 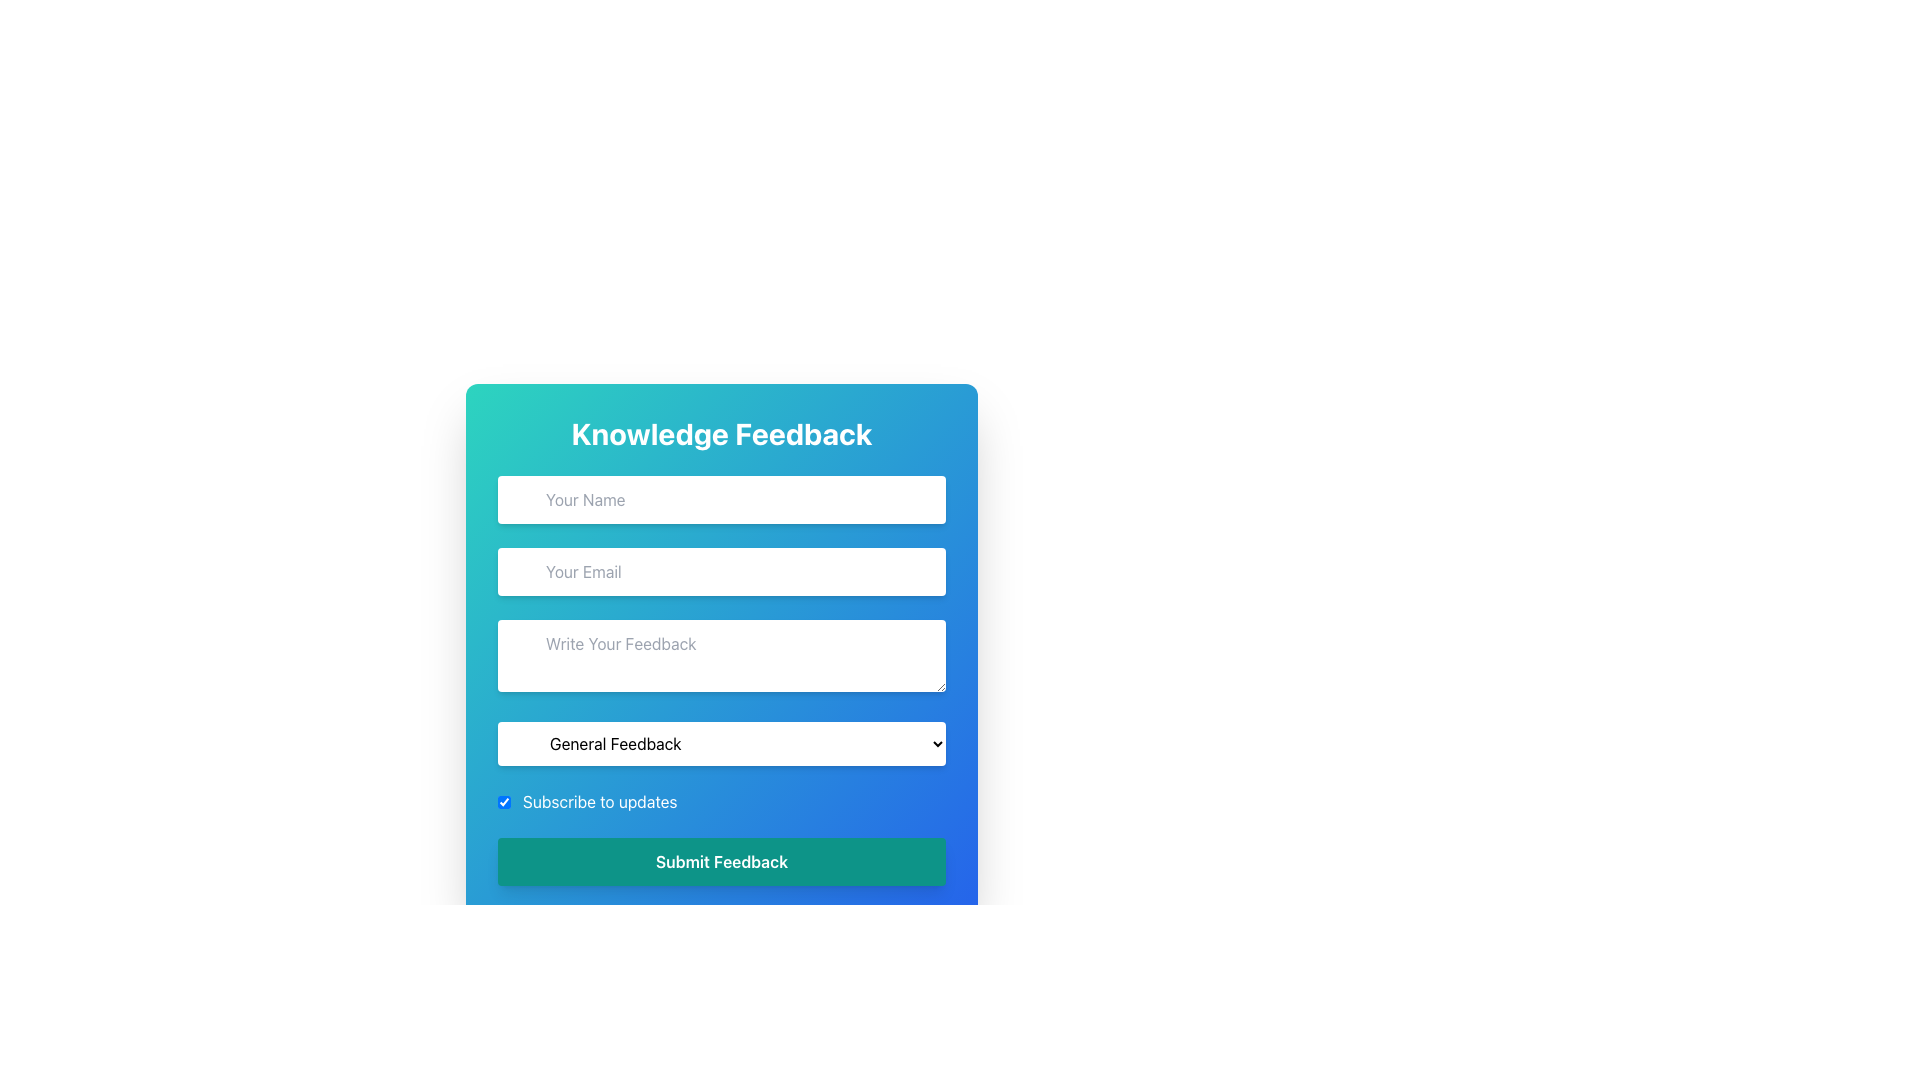 I want to click on the 'Submit Feedback' button with a teal background and white bold text, so click(x=720, y=860).